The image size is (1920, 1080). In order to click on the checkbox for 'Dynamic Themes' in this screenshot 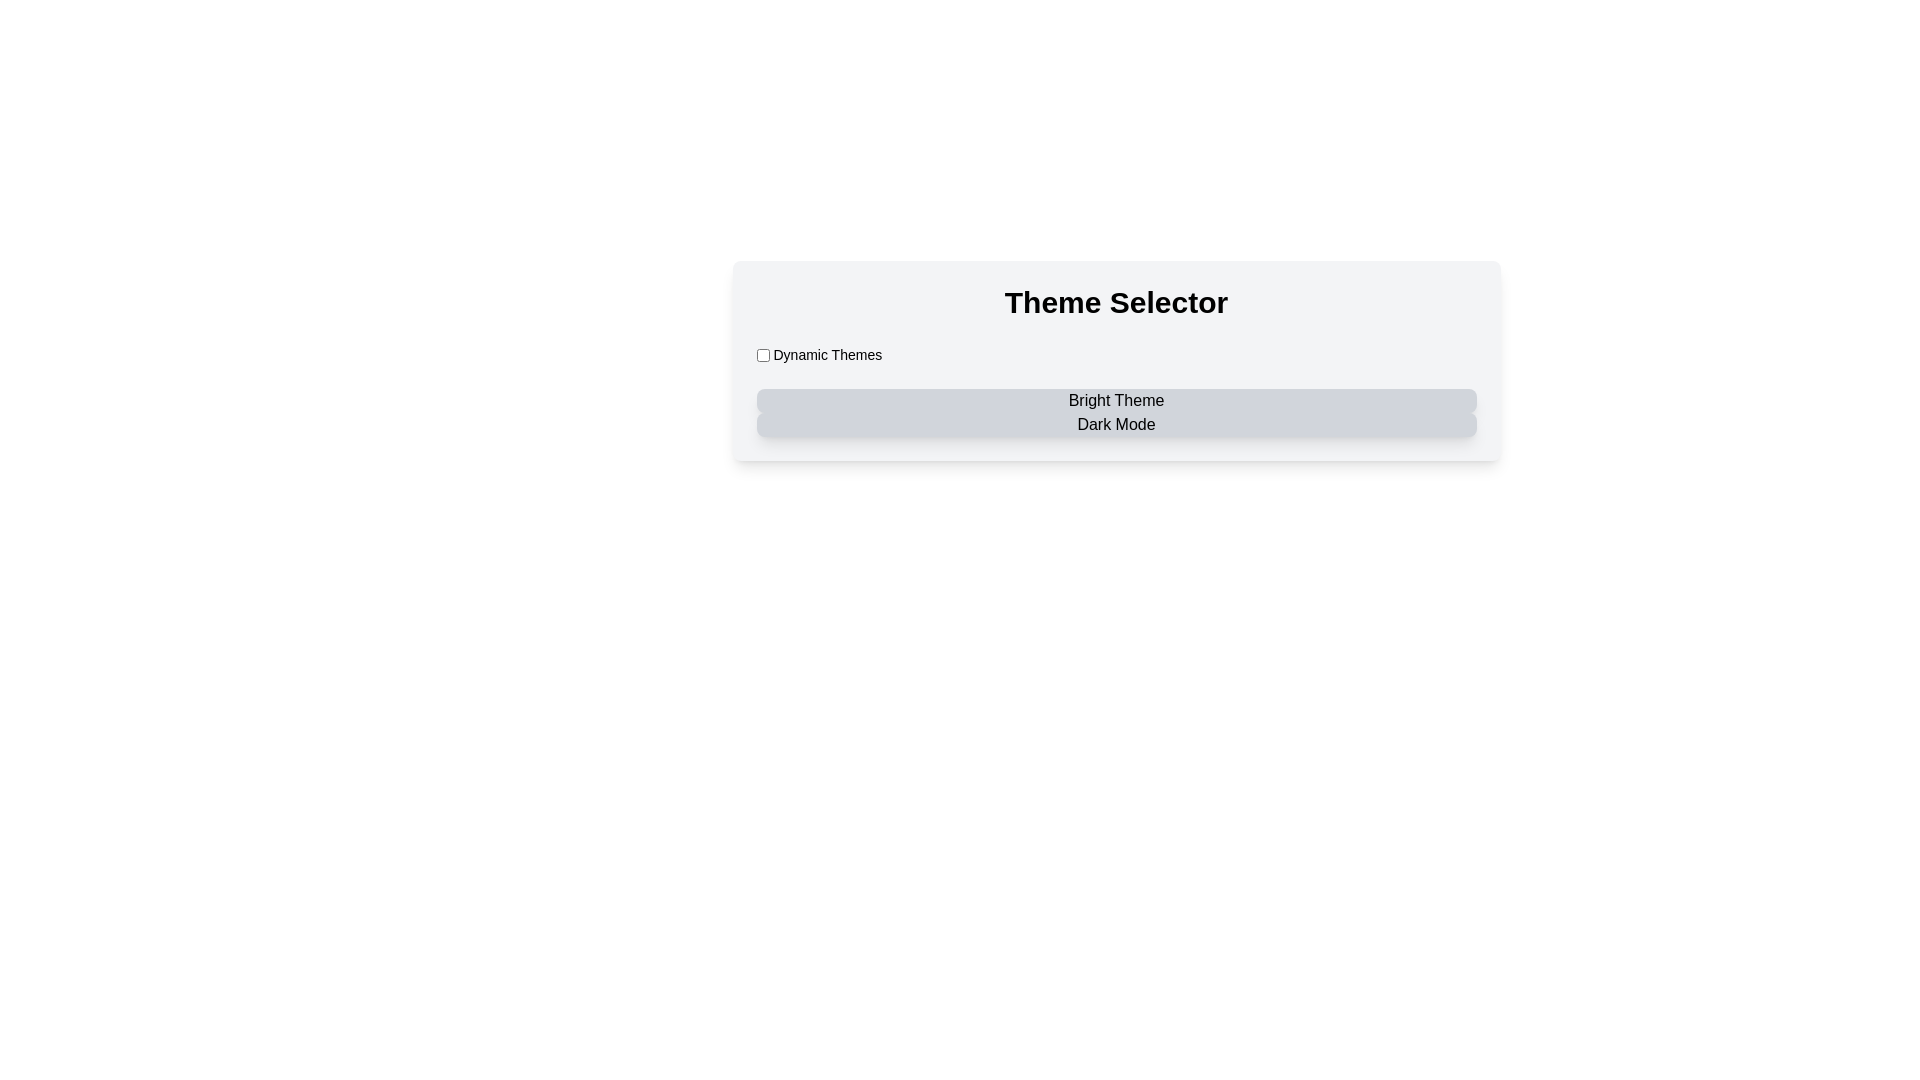, I will do `click(762, 353)`.